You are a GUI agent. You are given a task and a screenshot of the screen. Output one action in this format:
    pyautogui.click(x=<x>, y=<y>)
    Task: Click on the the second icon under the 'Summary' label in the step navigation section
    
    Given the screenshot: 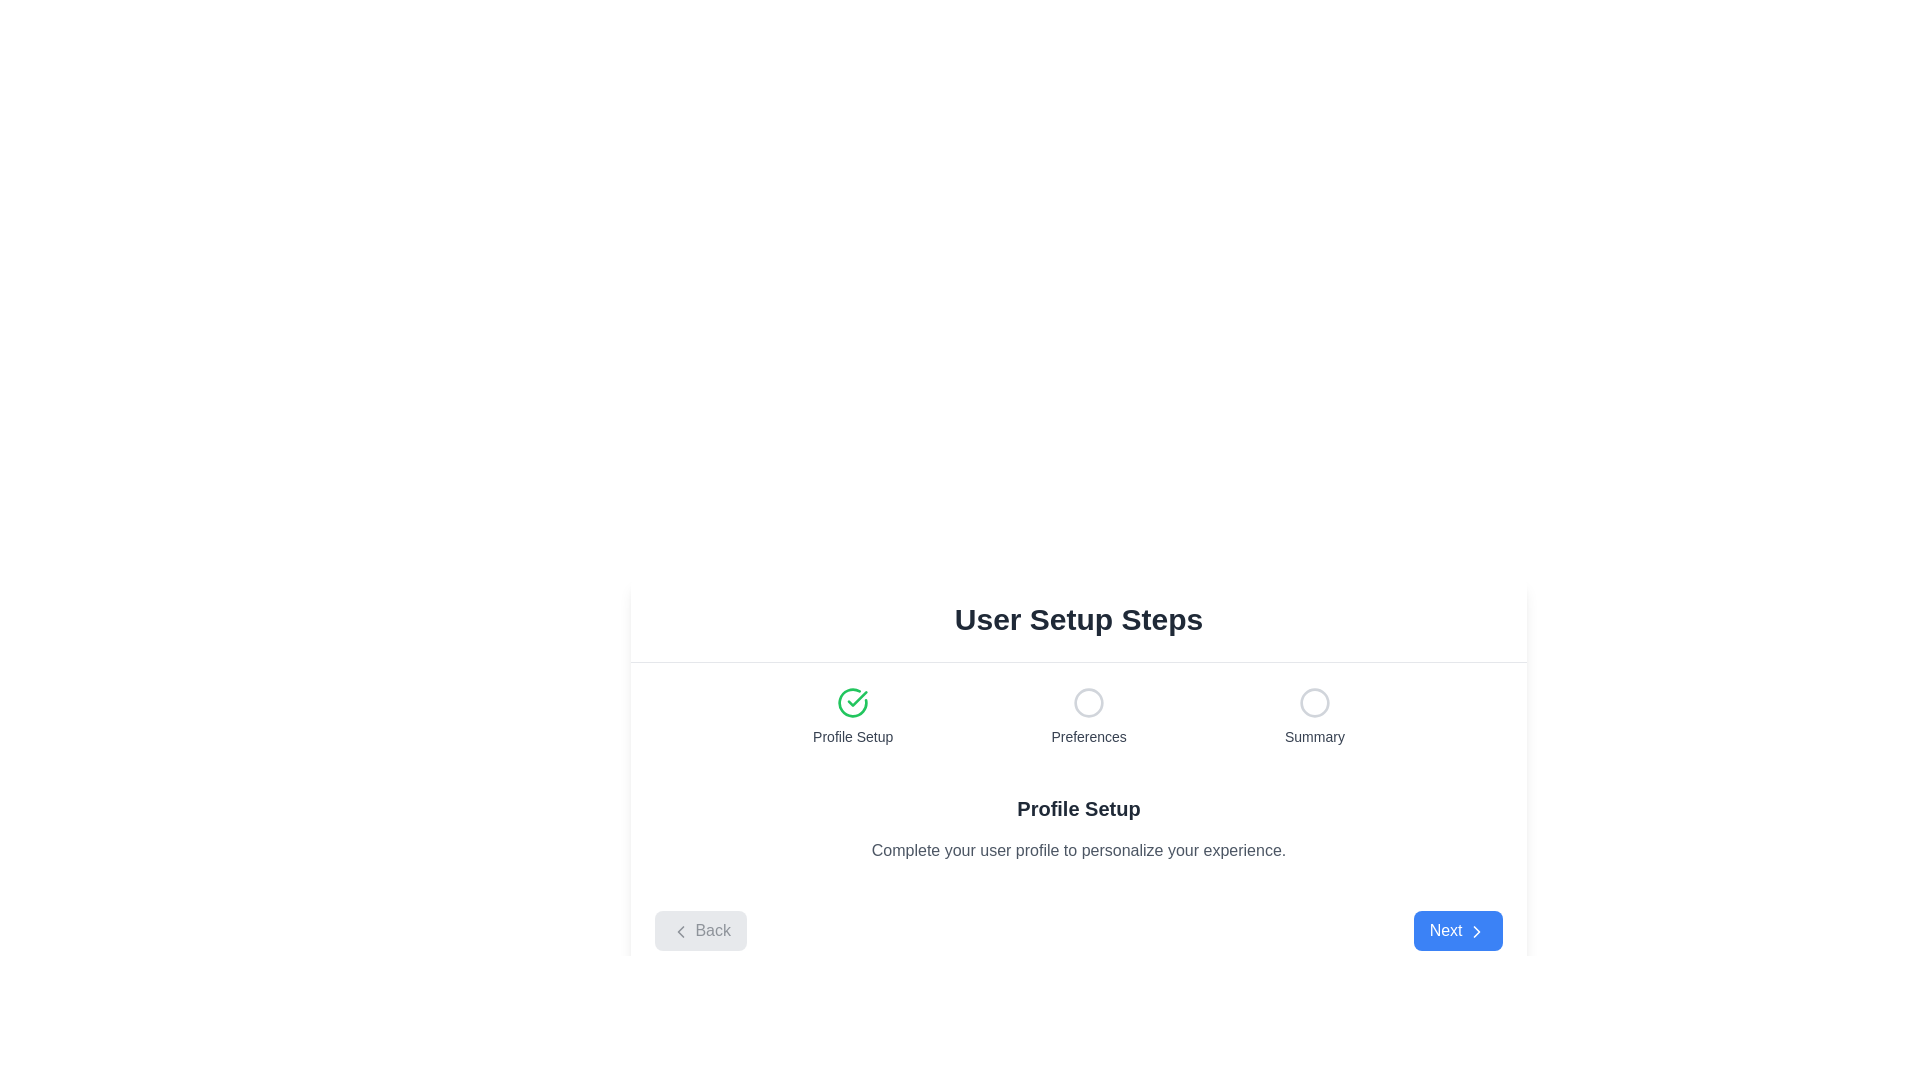 What is the action you would take?
    pyautogui.click(x=1315, y=701)
    